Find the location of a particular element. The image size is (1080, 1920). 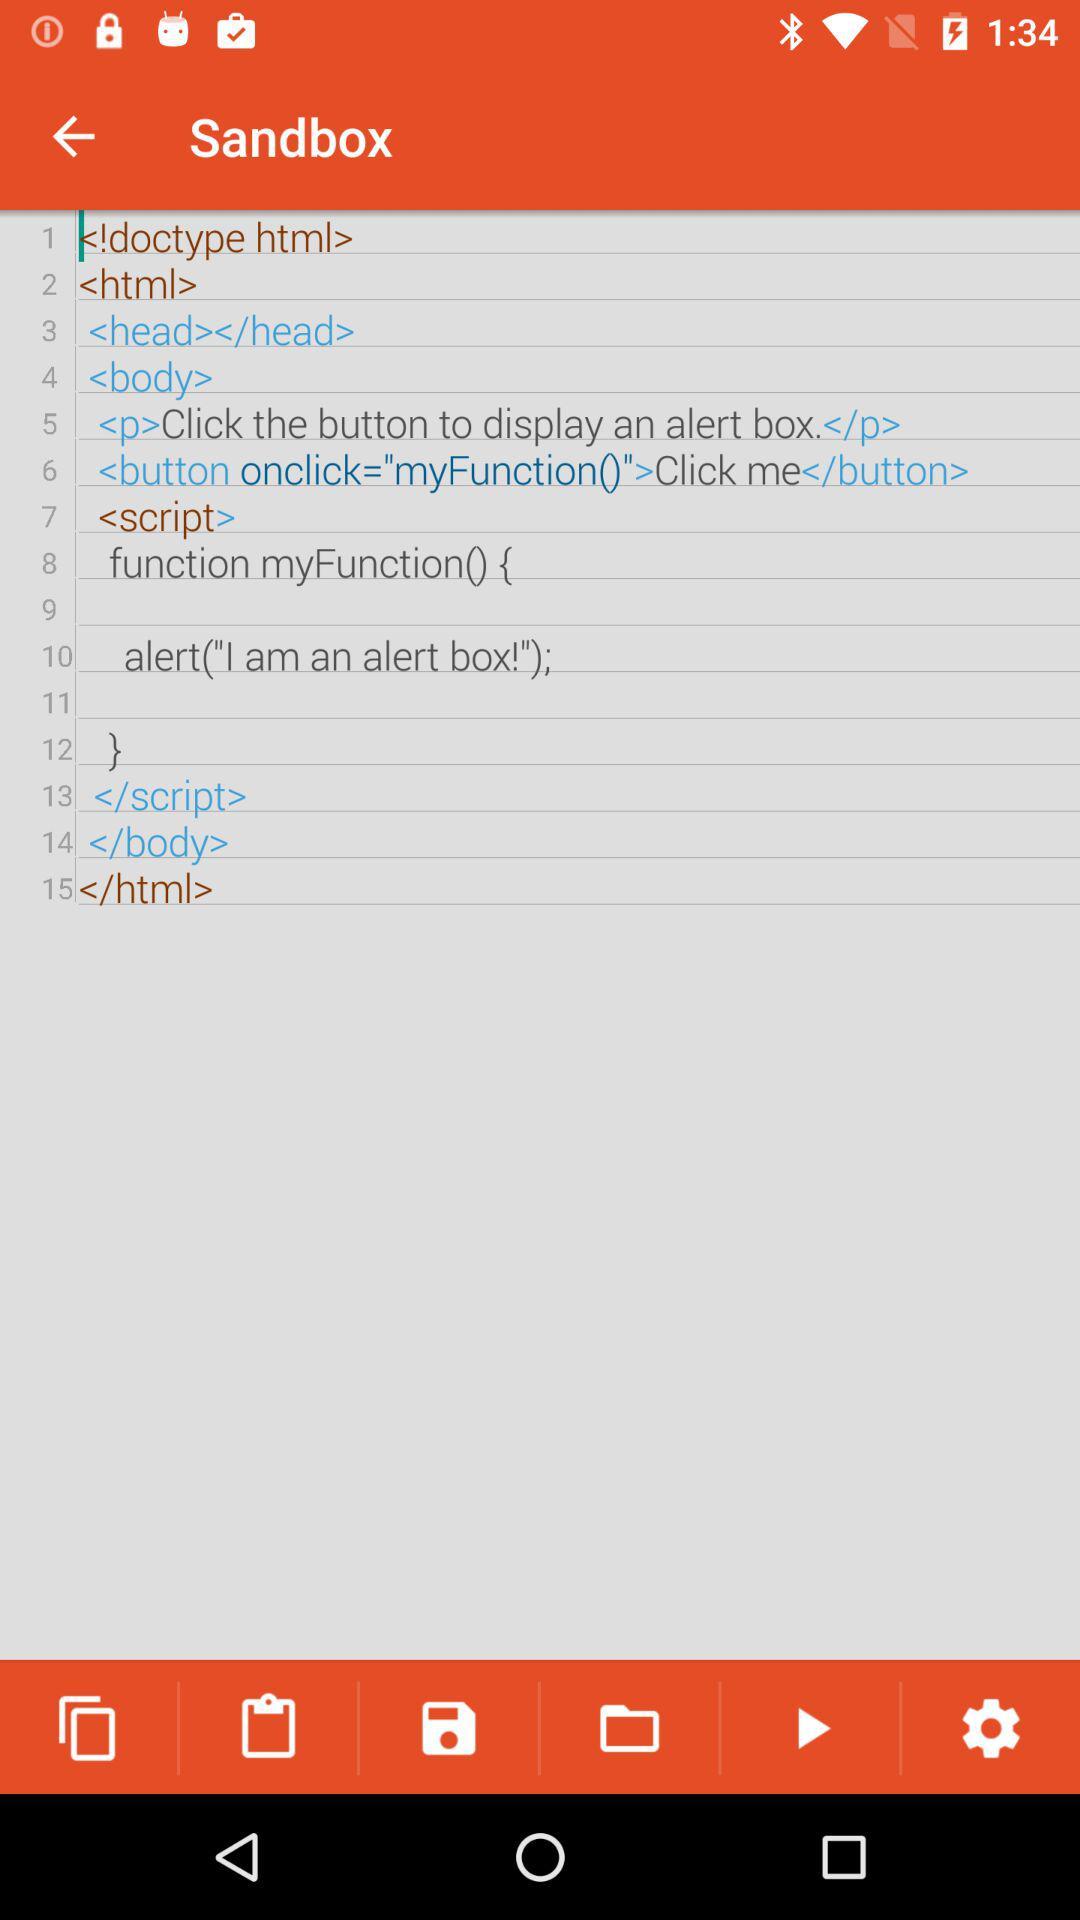

the doctype html html is located at coordinates (540, 935).